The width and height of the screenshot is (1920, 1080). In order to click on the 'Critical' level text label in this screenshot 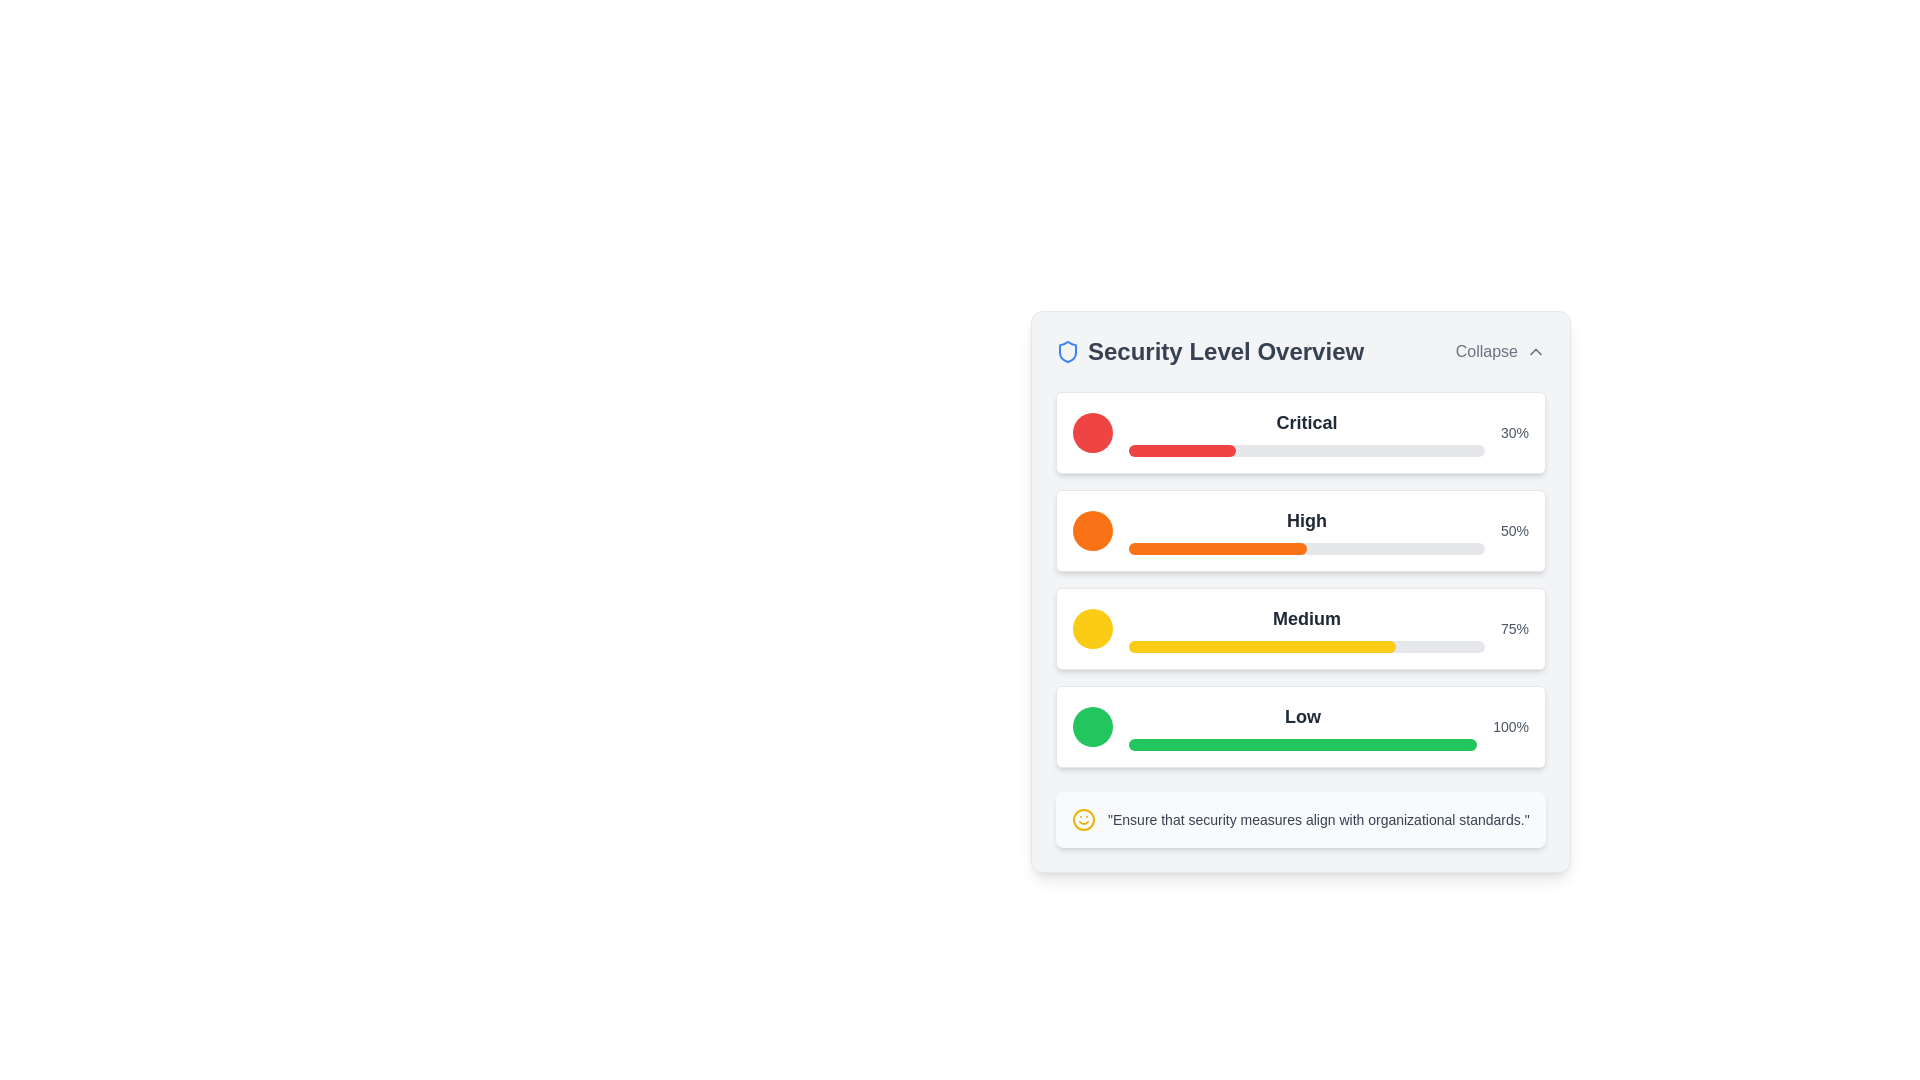, I will do `click(1306, 422)`.